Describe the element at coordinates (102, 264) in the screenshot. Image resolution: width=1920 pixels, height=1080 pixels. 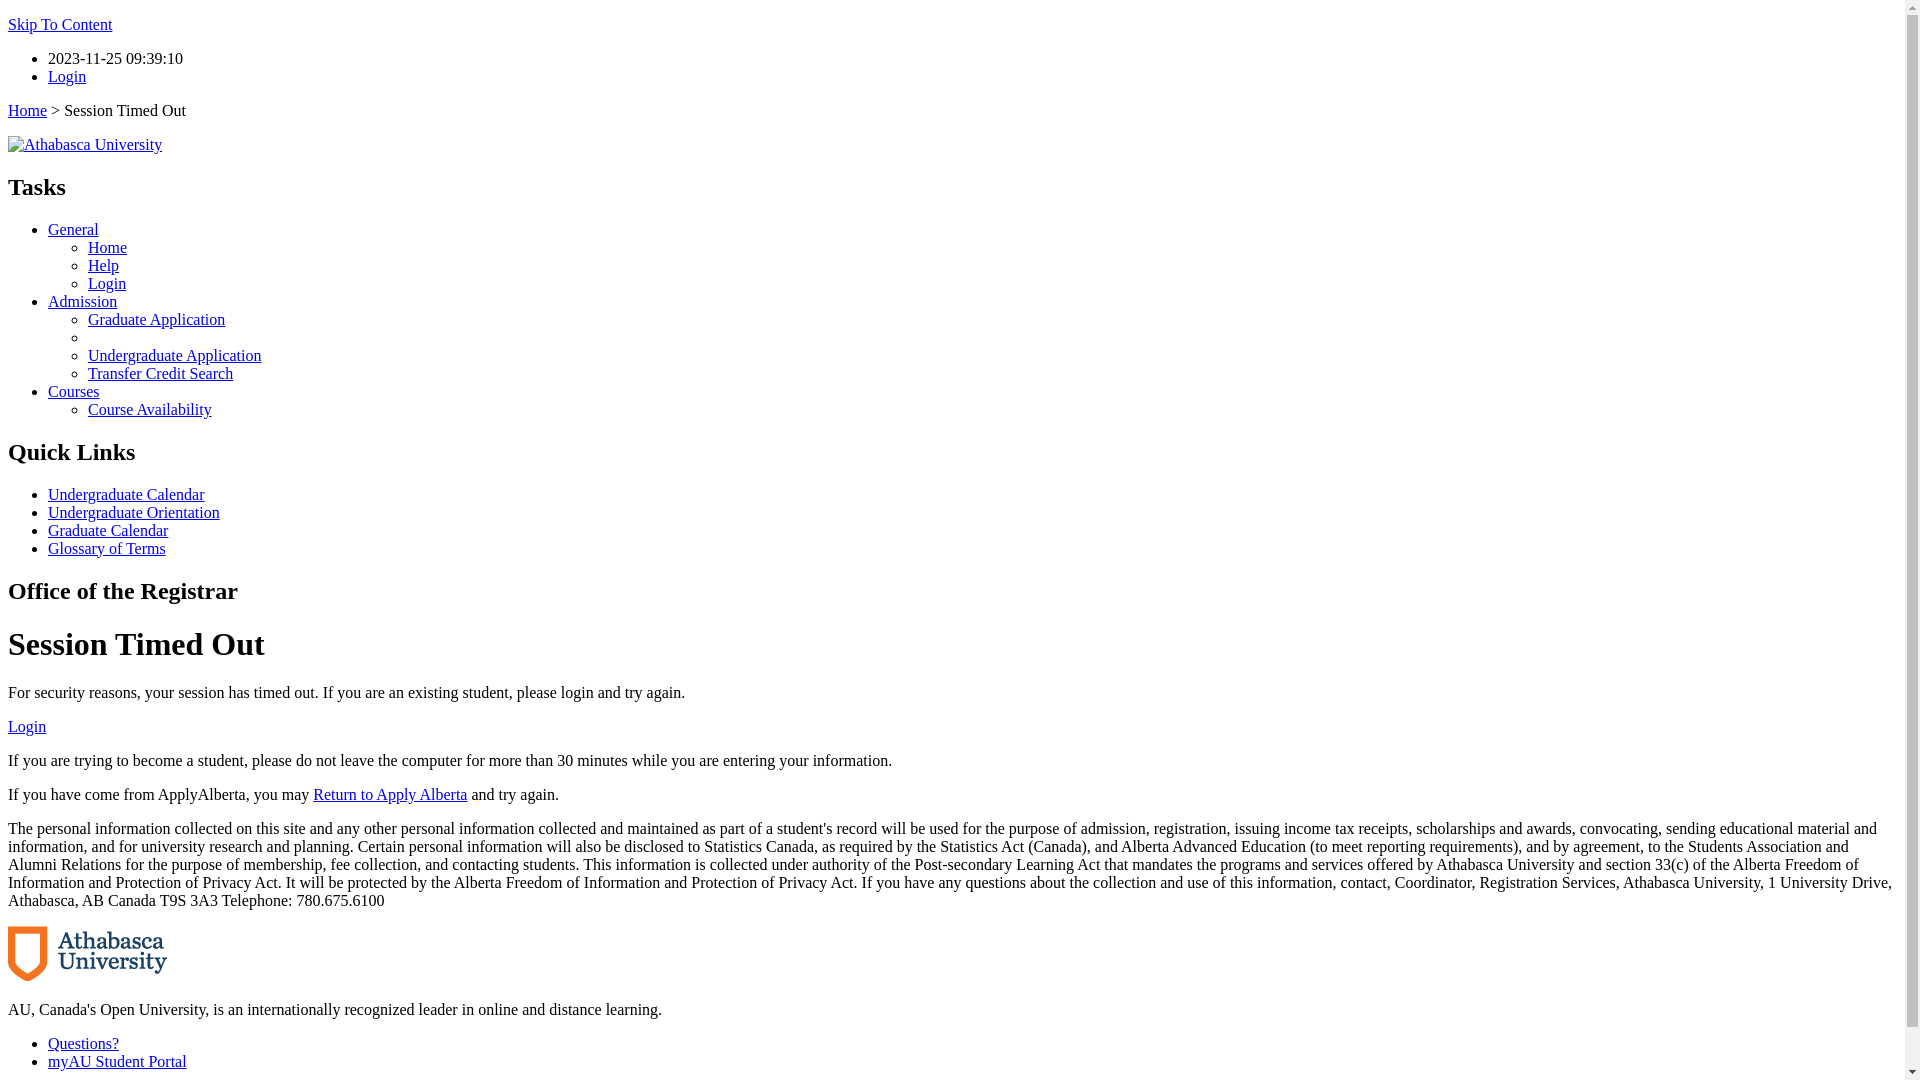
I see `'Help'` at that location.